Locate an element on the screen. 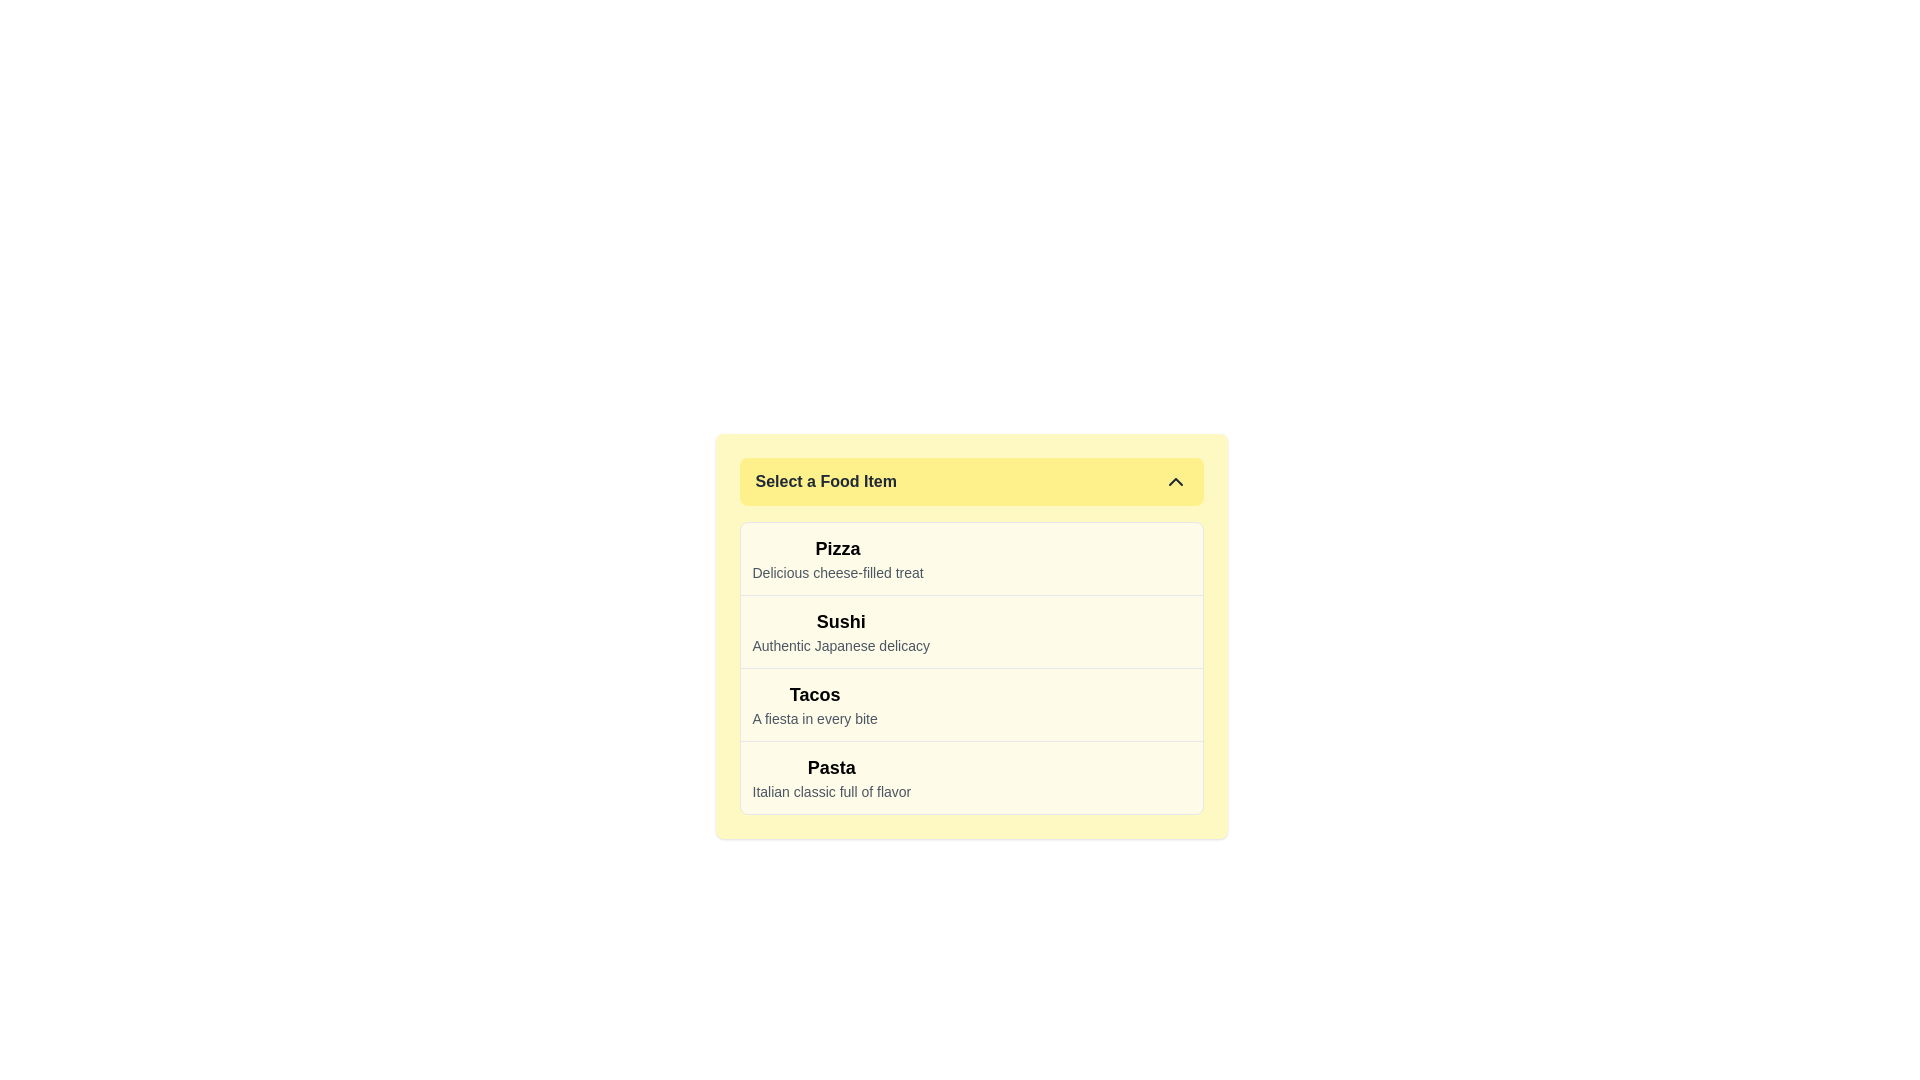 This screenshot has height=1080, width=1920. the 'Tacos' label, which is styled in bold black text and is the third item in the 'Select a Food Item' menu list is located at coordinates (815, 693).